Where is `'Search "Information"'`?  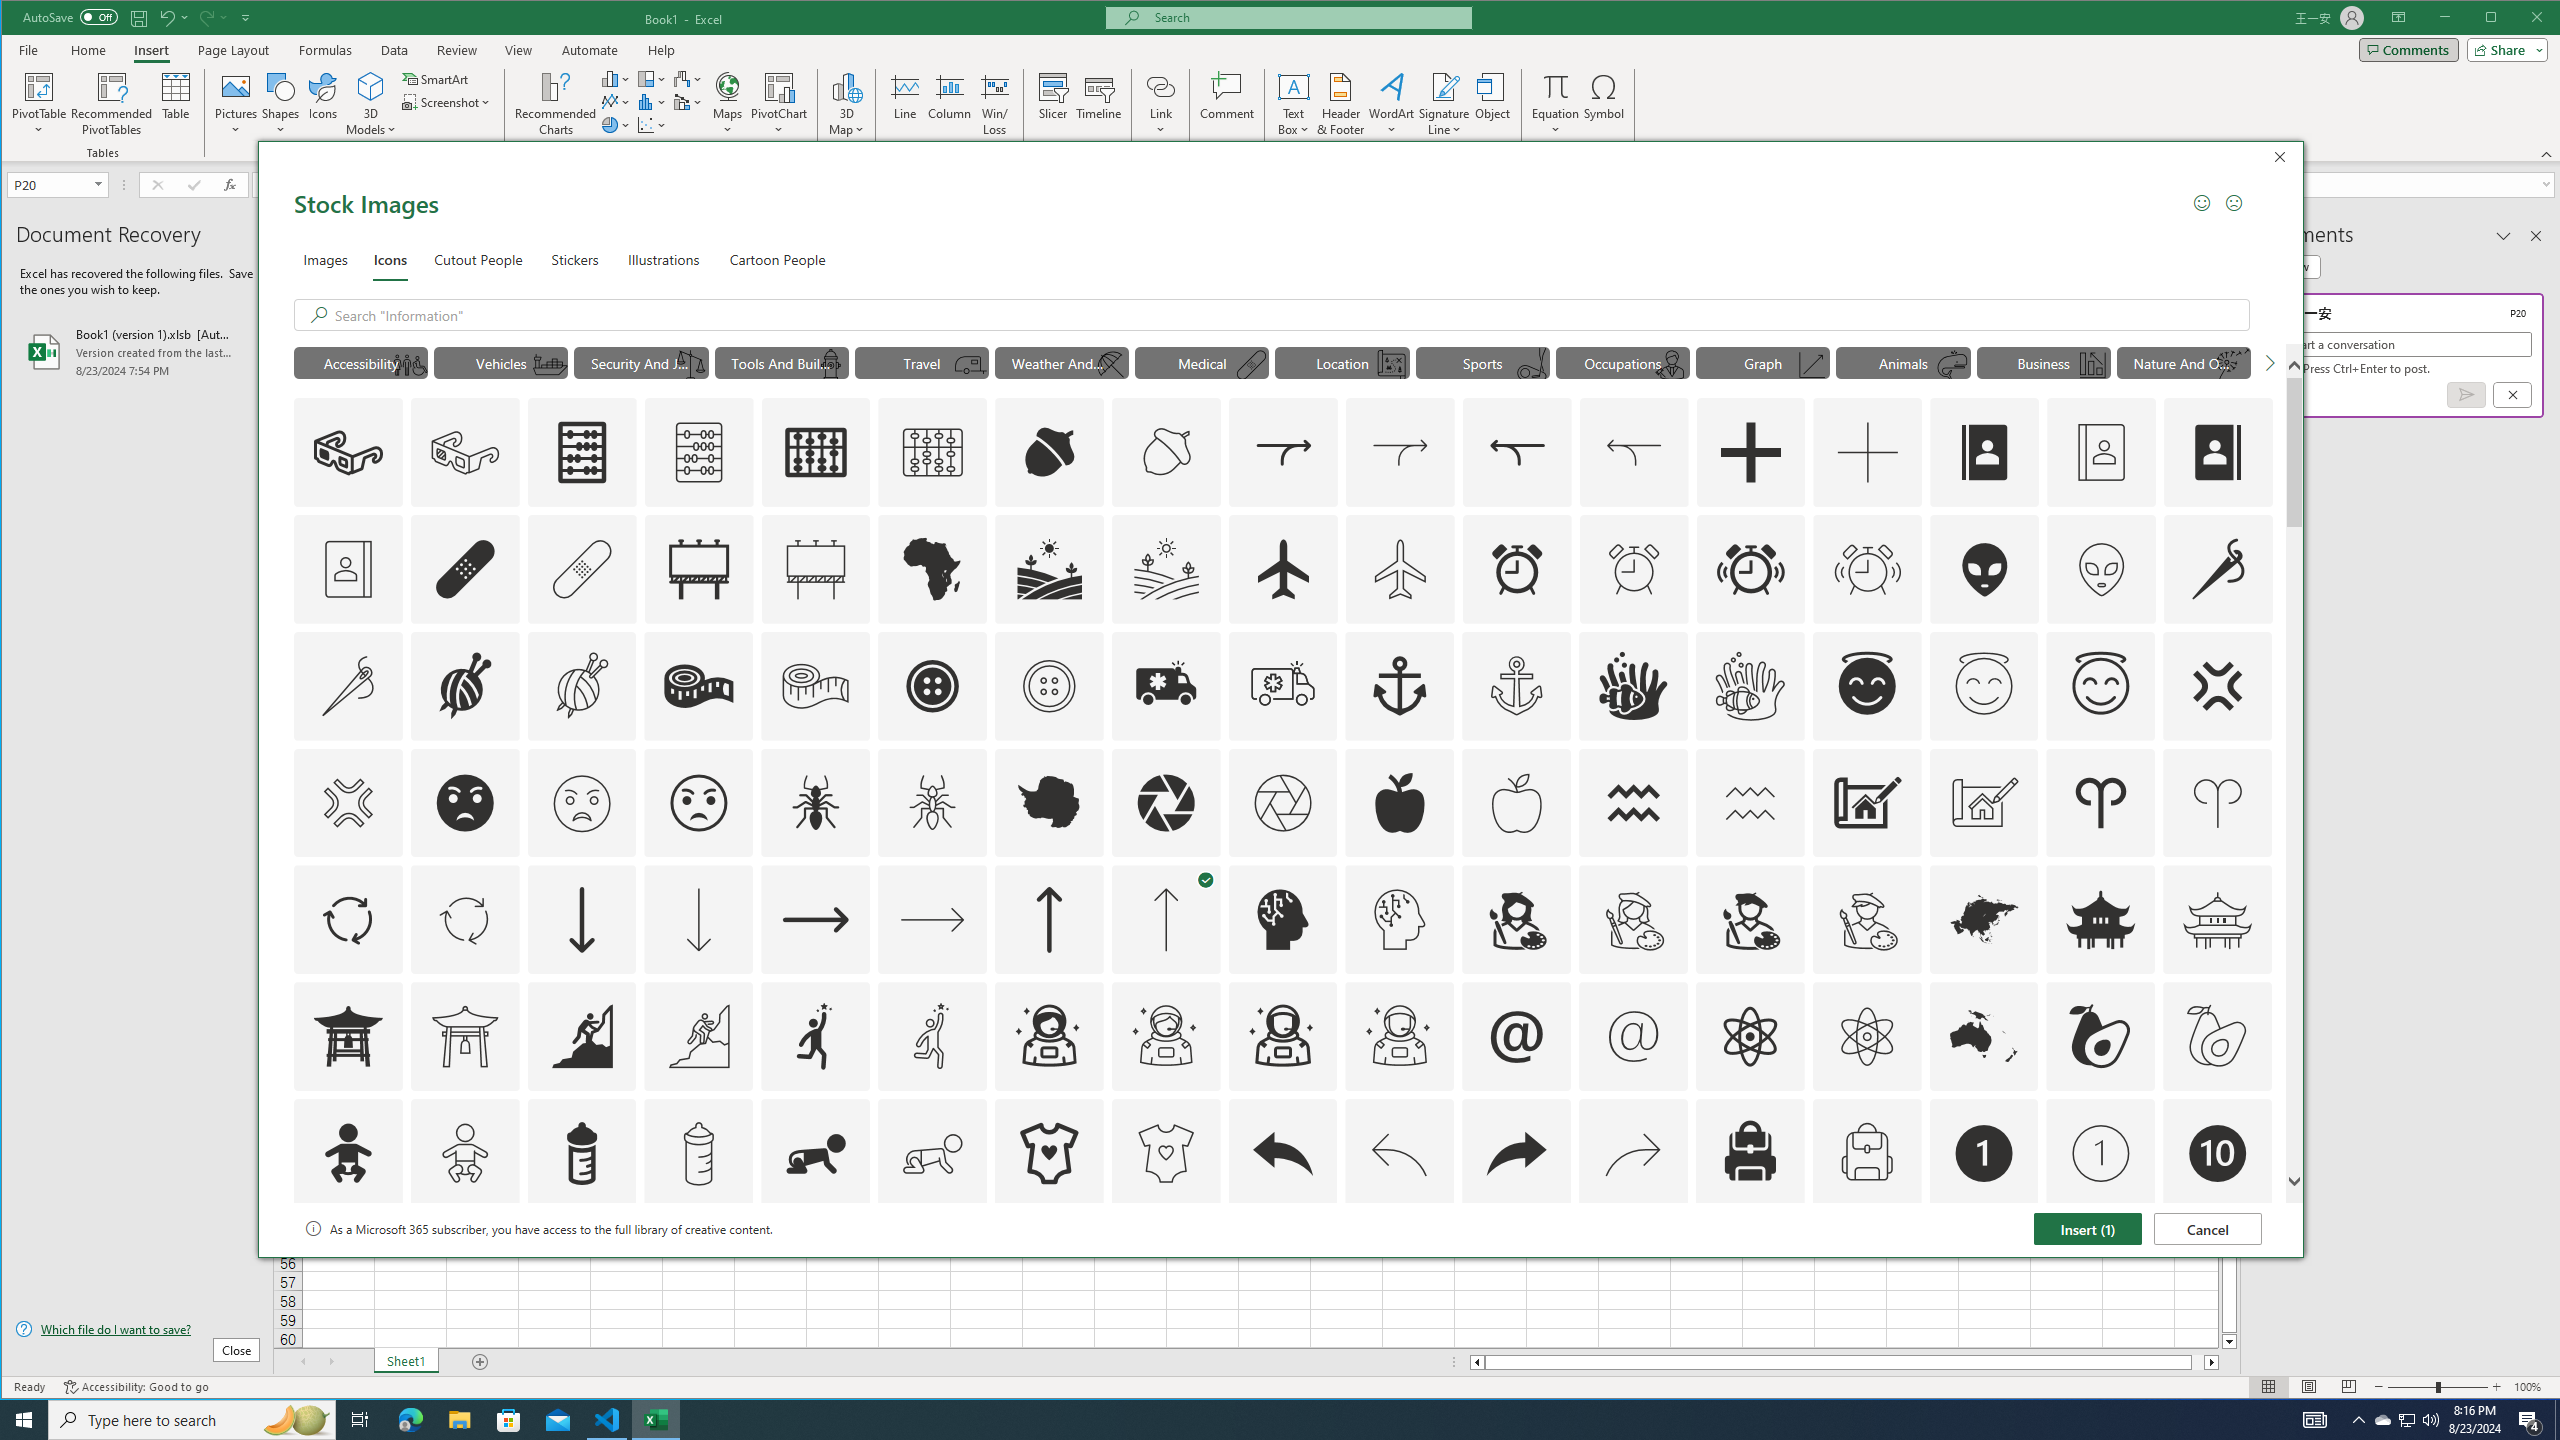
'Search "Information"' is located at coordinates (1287, 314).